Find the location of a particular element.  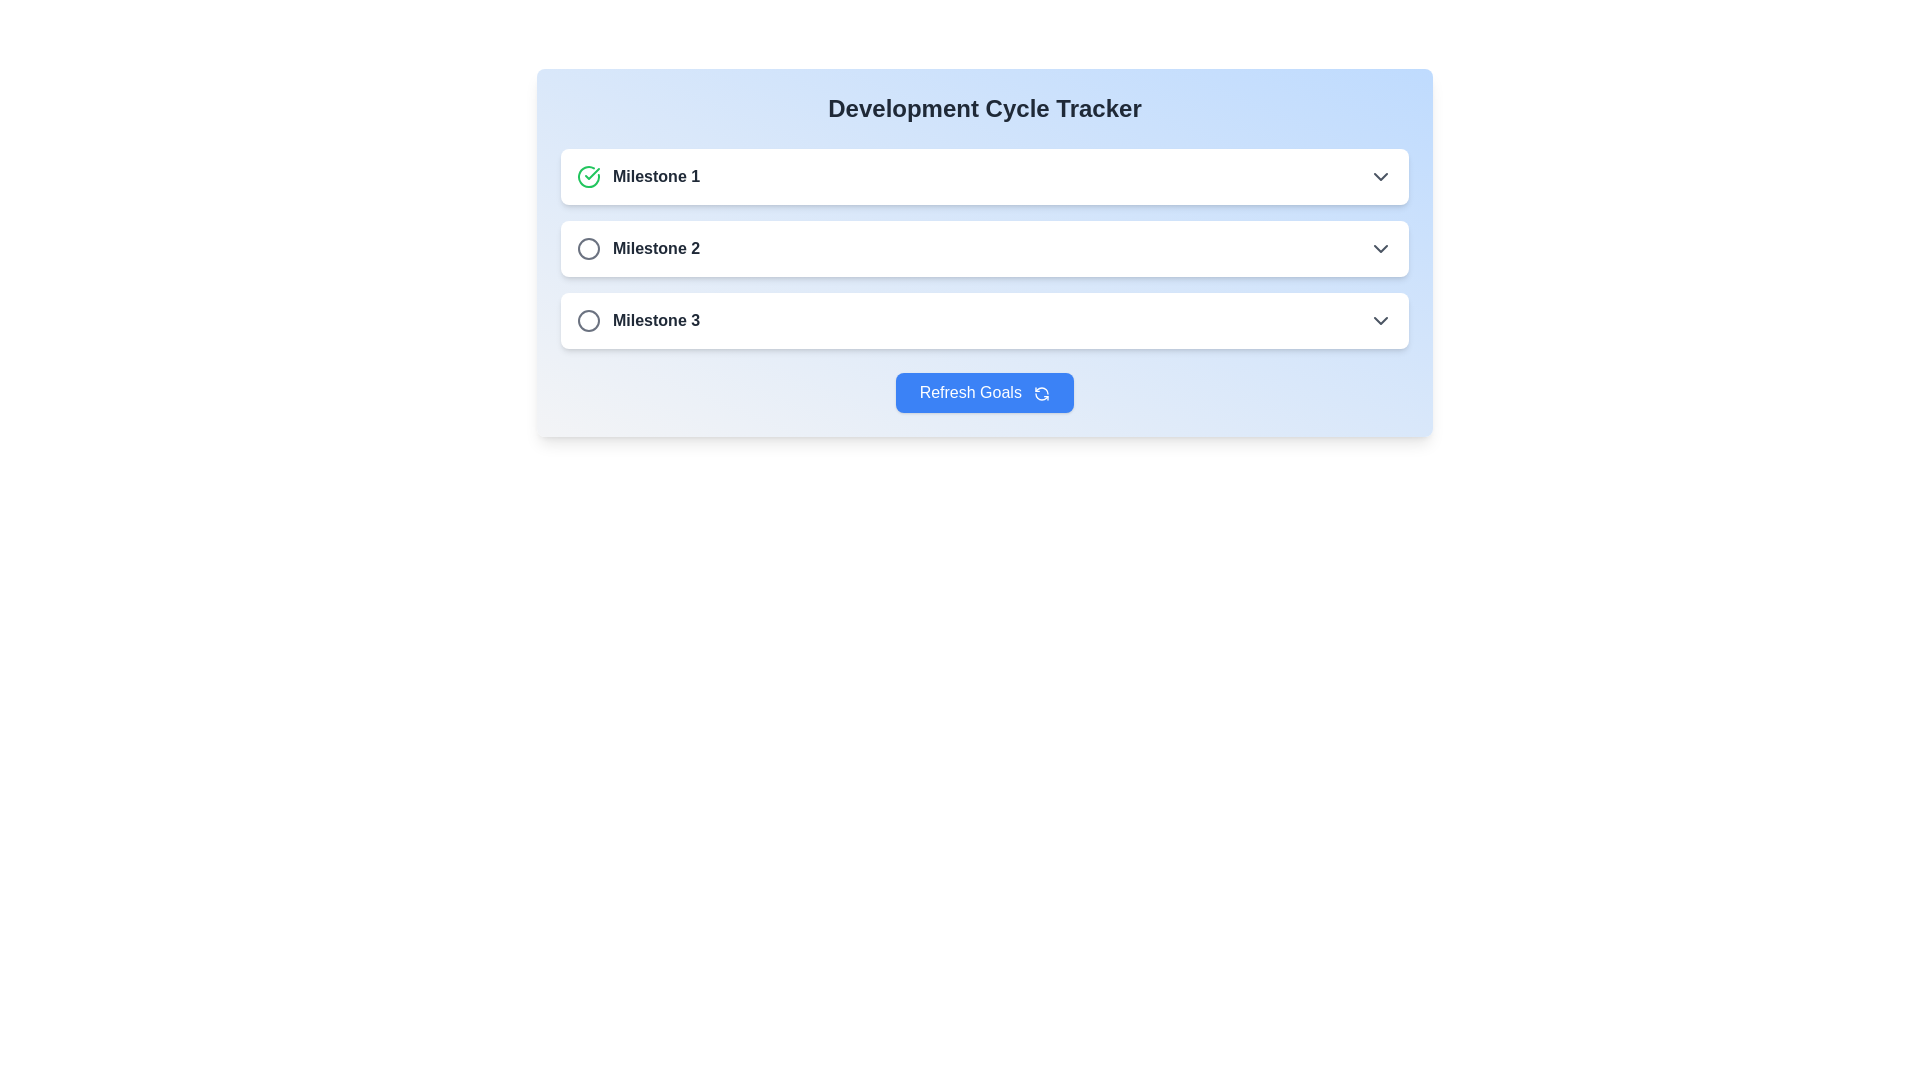

the dropdown toggle button located at the far-right of the 'Milestone 1' component for accessibility navigation is located at coordinates (1380, 176).